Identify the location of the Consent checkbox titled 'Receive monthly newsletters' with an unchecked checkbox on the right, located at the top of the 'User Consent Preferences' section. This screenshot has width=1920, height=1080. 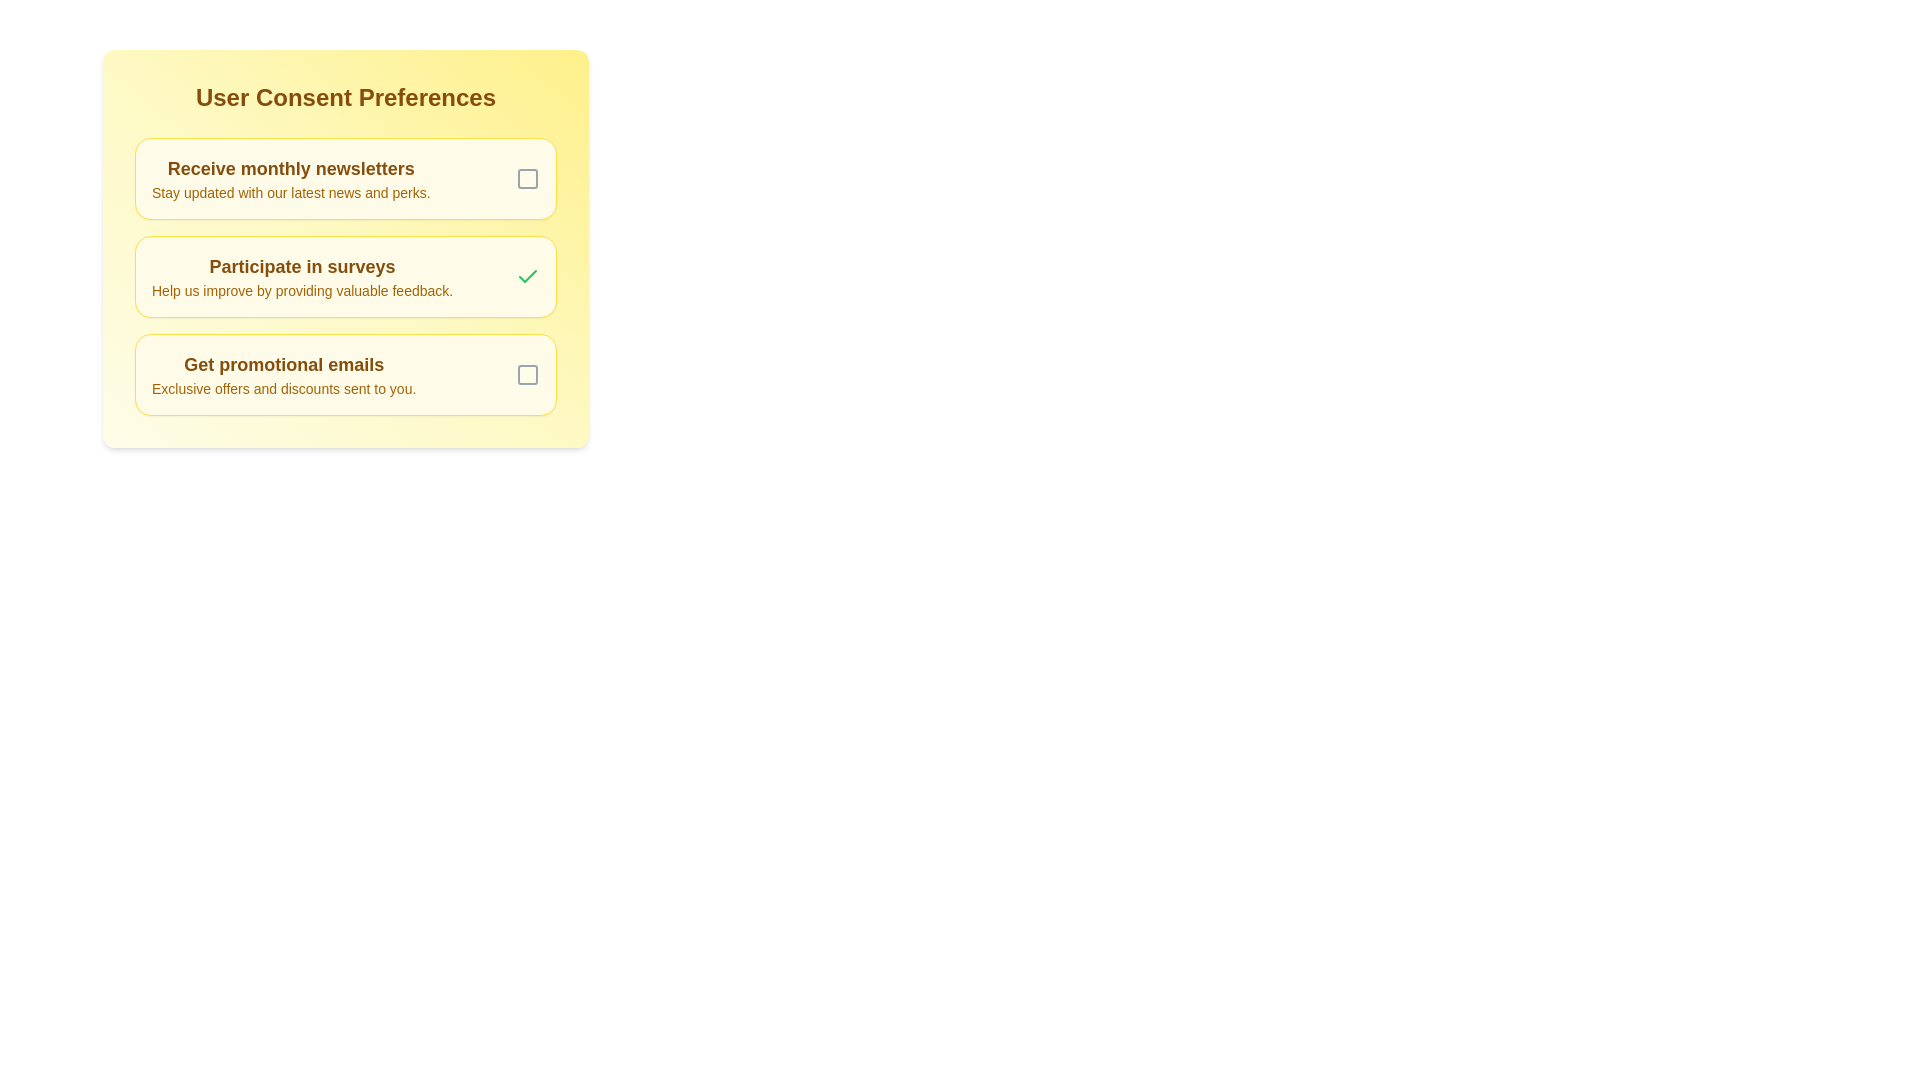
(345, 177).